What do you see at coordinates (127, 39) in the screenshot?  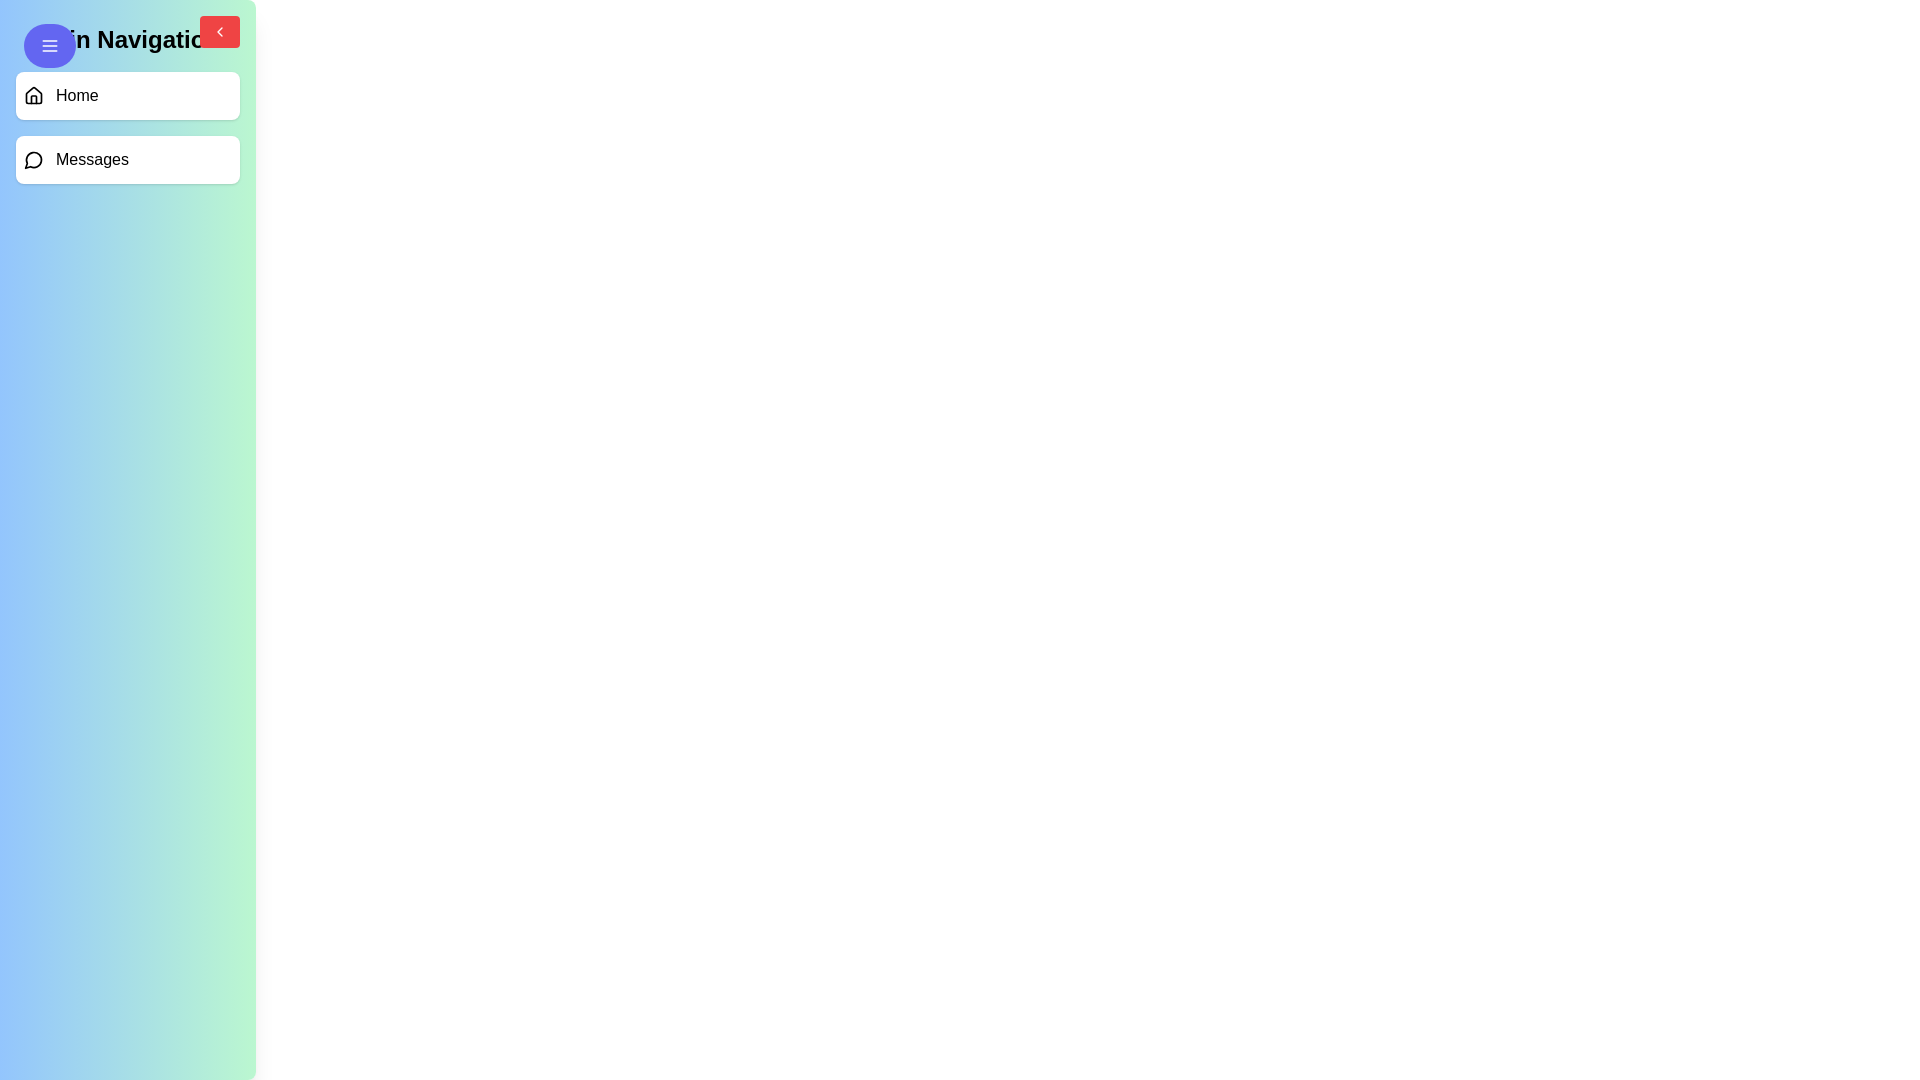 I see `the 'Main Navigation' text element located at the top of the vertical sidebar, which is in a bold, large font and serves as a visual reference for navigation context` at bounding box center [127, 39].